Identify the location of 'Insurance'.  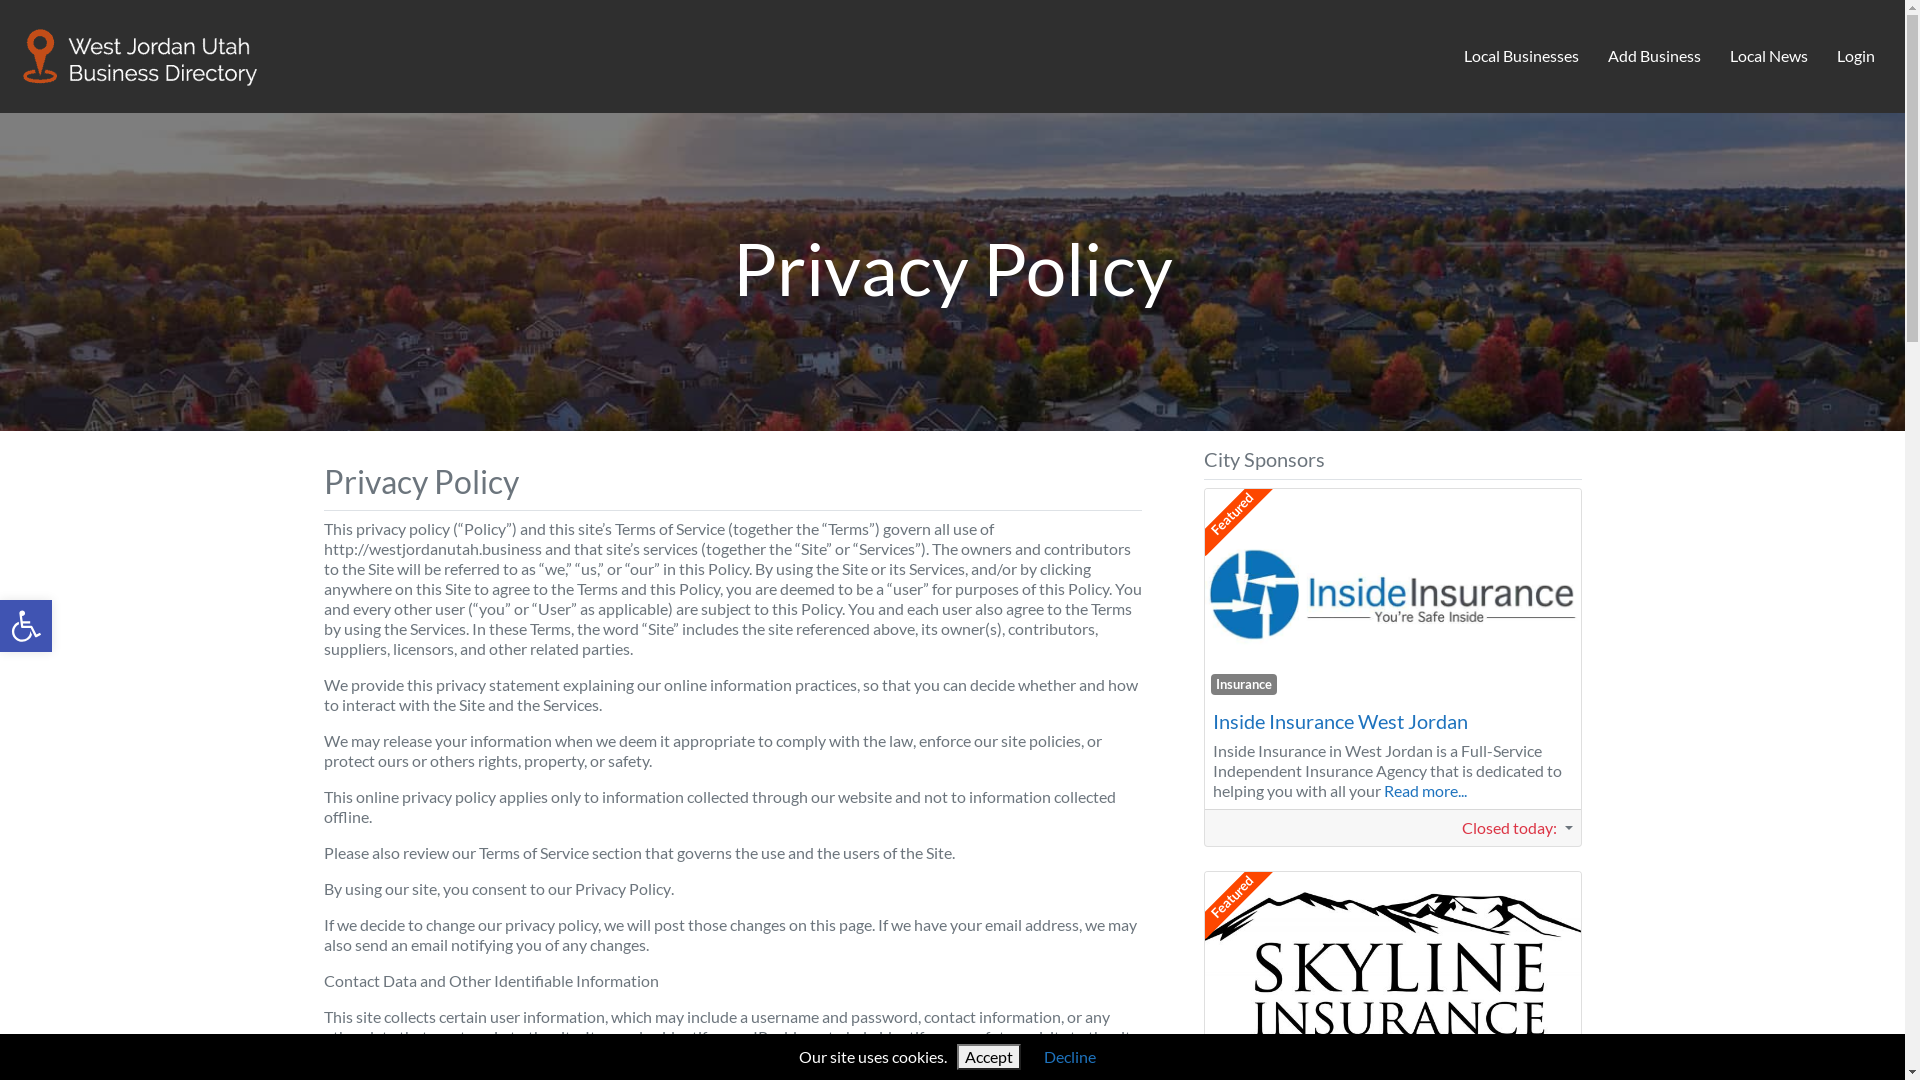
(1242, 682).